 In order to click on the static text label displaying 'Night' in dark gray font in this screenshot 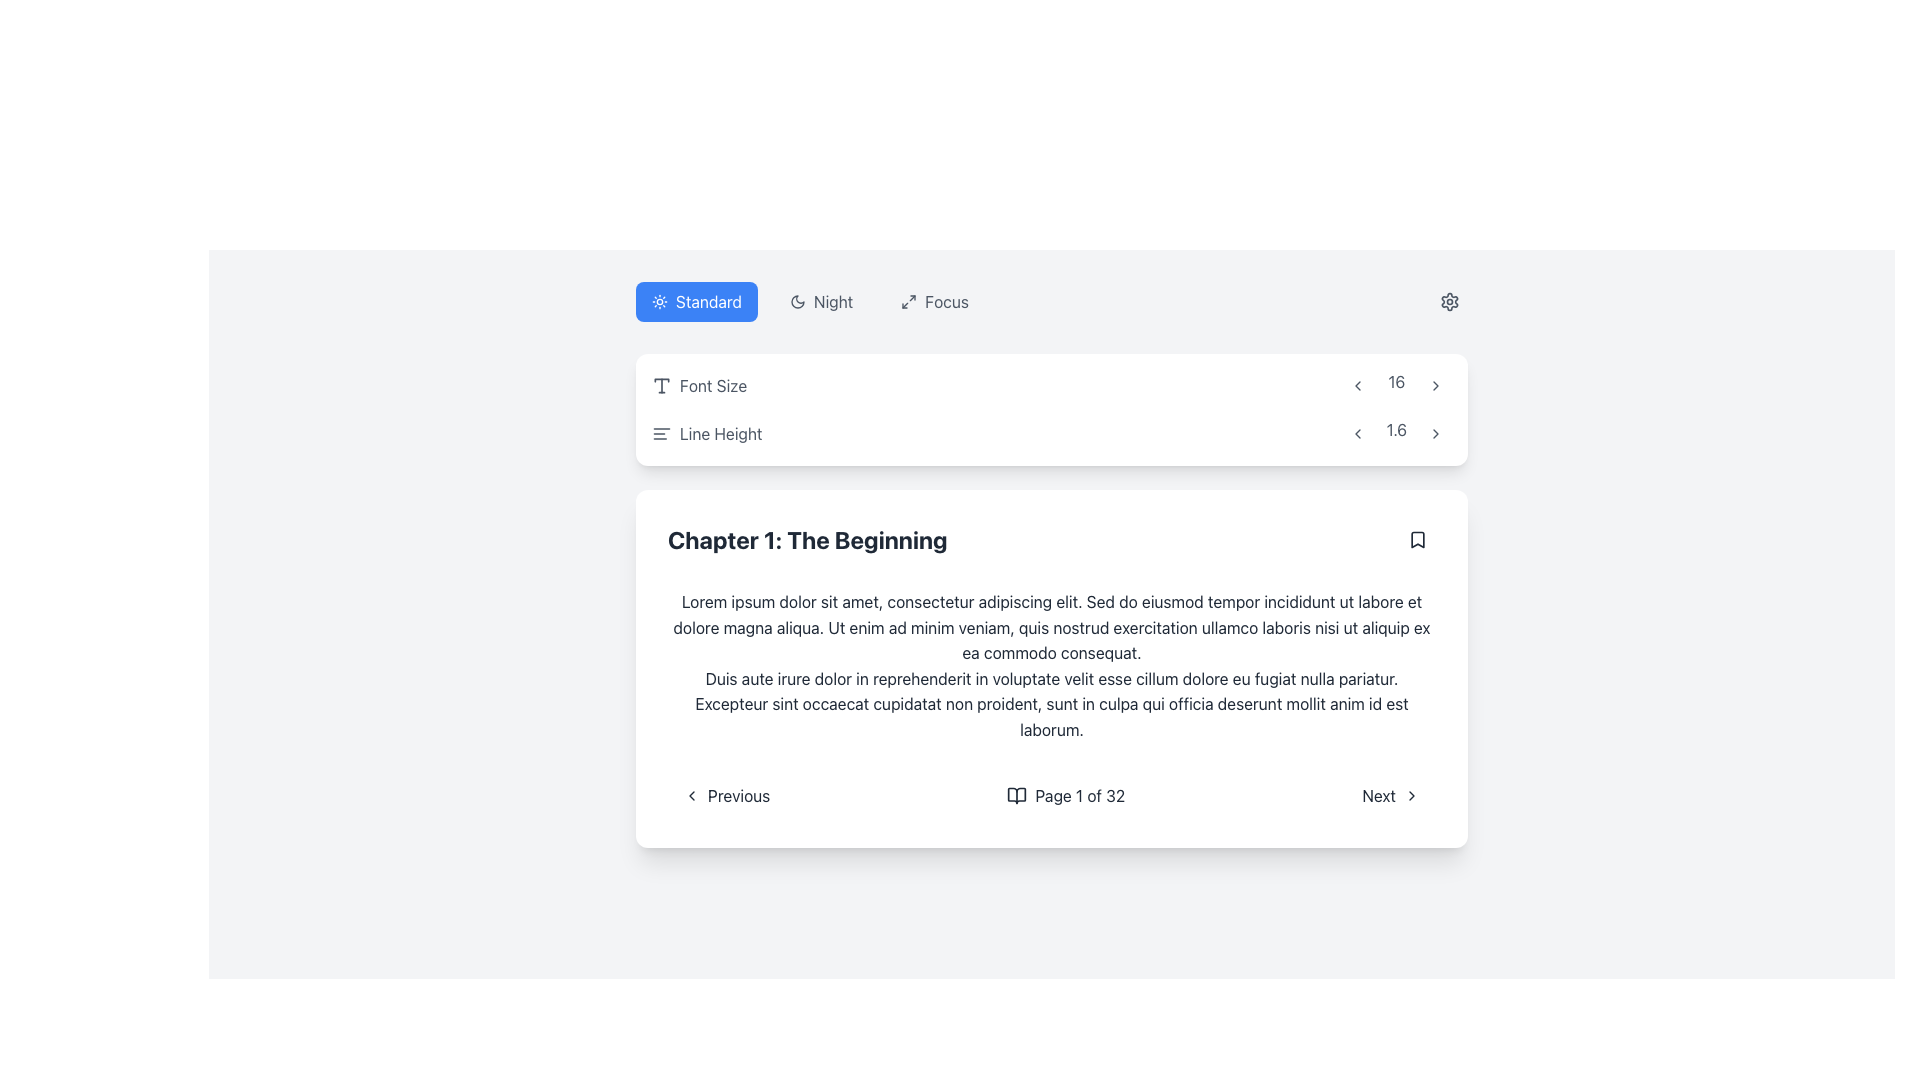, I will do `click(833, 301)`.